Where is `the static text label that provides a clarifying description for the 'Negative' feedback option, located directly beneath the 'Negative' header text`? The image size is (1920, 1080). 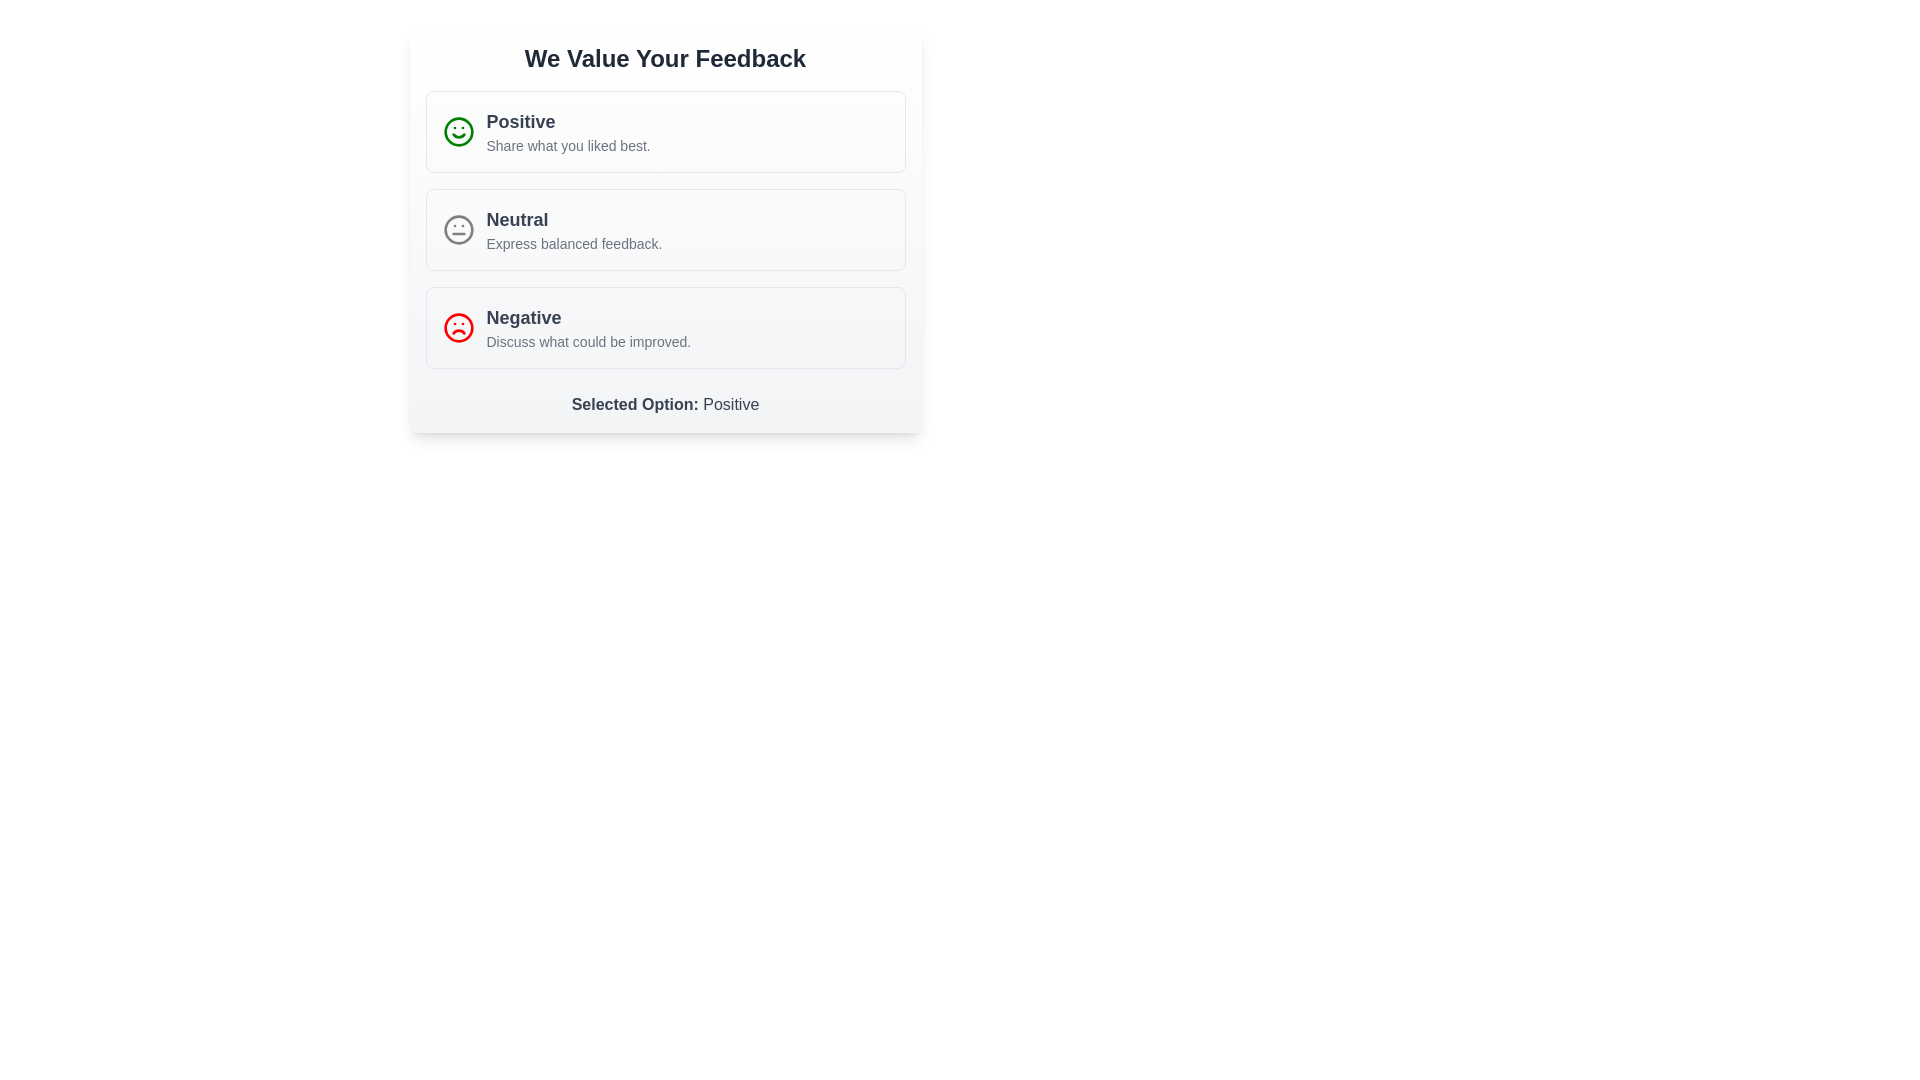 the static text label that provides a clarifying description for the 'Negative' feedback option, located directly beneath the 'Negative' header text is located at coordinates (587, 341).